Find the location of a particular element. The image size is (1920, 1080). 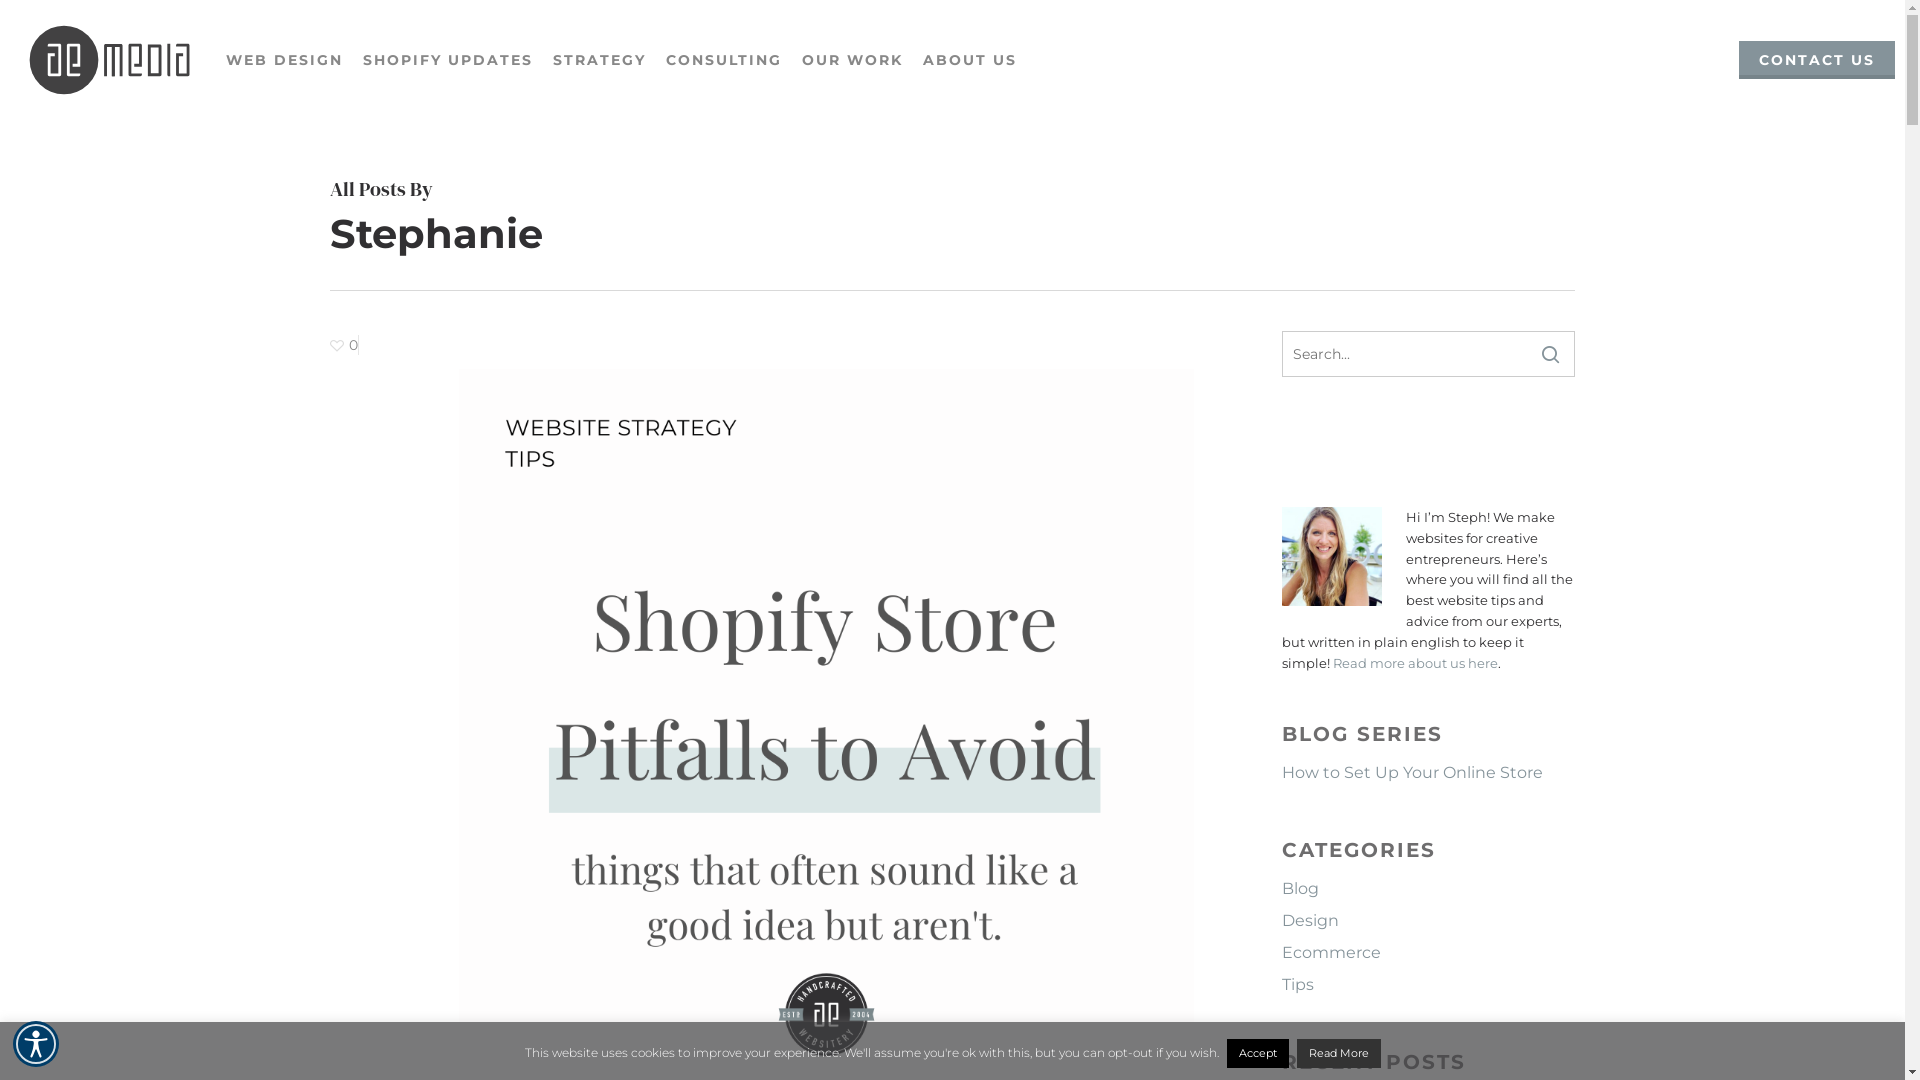

'WEB DESIGN' is located at coordinates (283, 59).